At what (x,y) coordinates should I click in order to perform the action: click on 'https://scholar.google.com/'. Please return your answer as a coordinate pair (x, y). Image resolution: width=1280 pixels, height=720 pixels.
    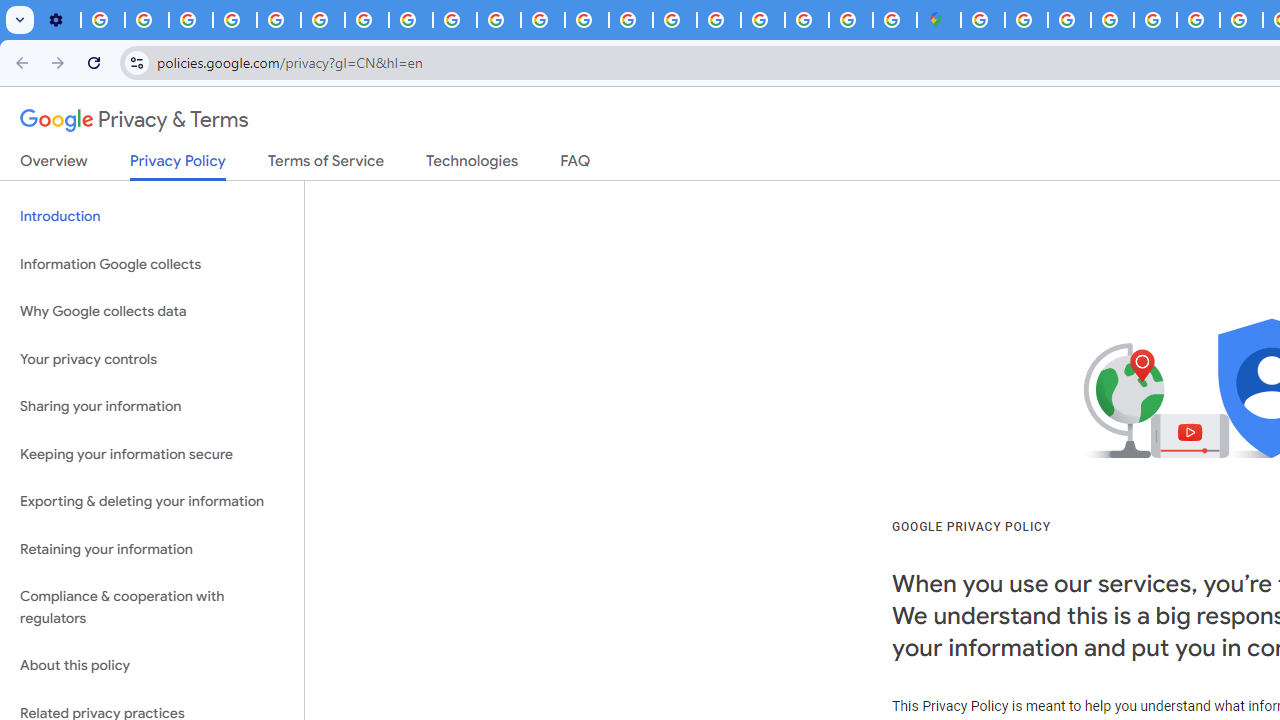
    Looking at the image, I should click on (542, 20).